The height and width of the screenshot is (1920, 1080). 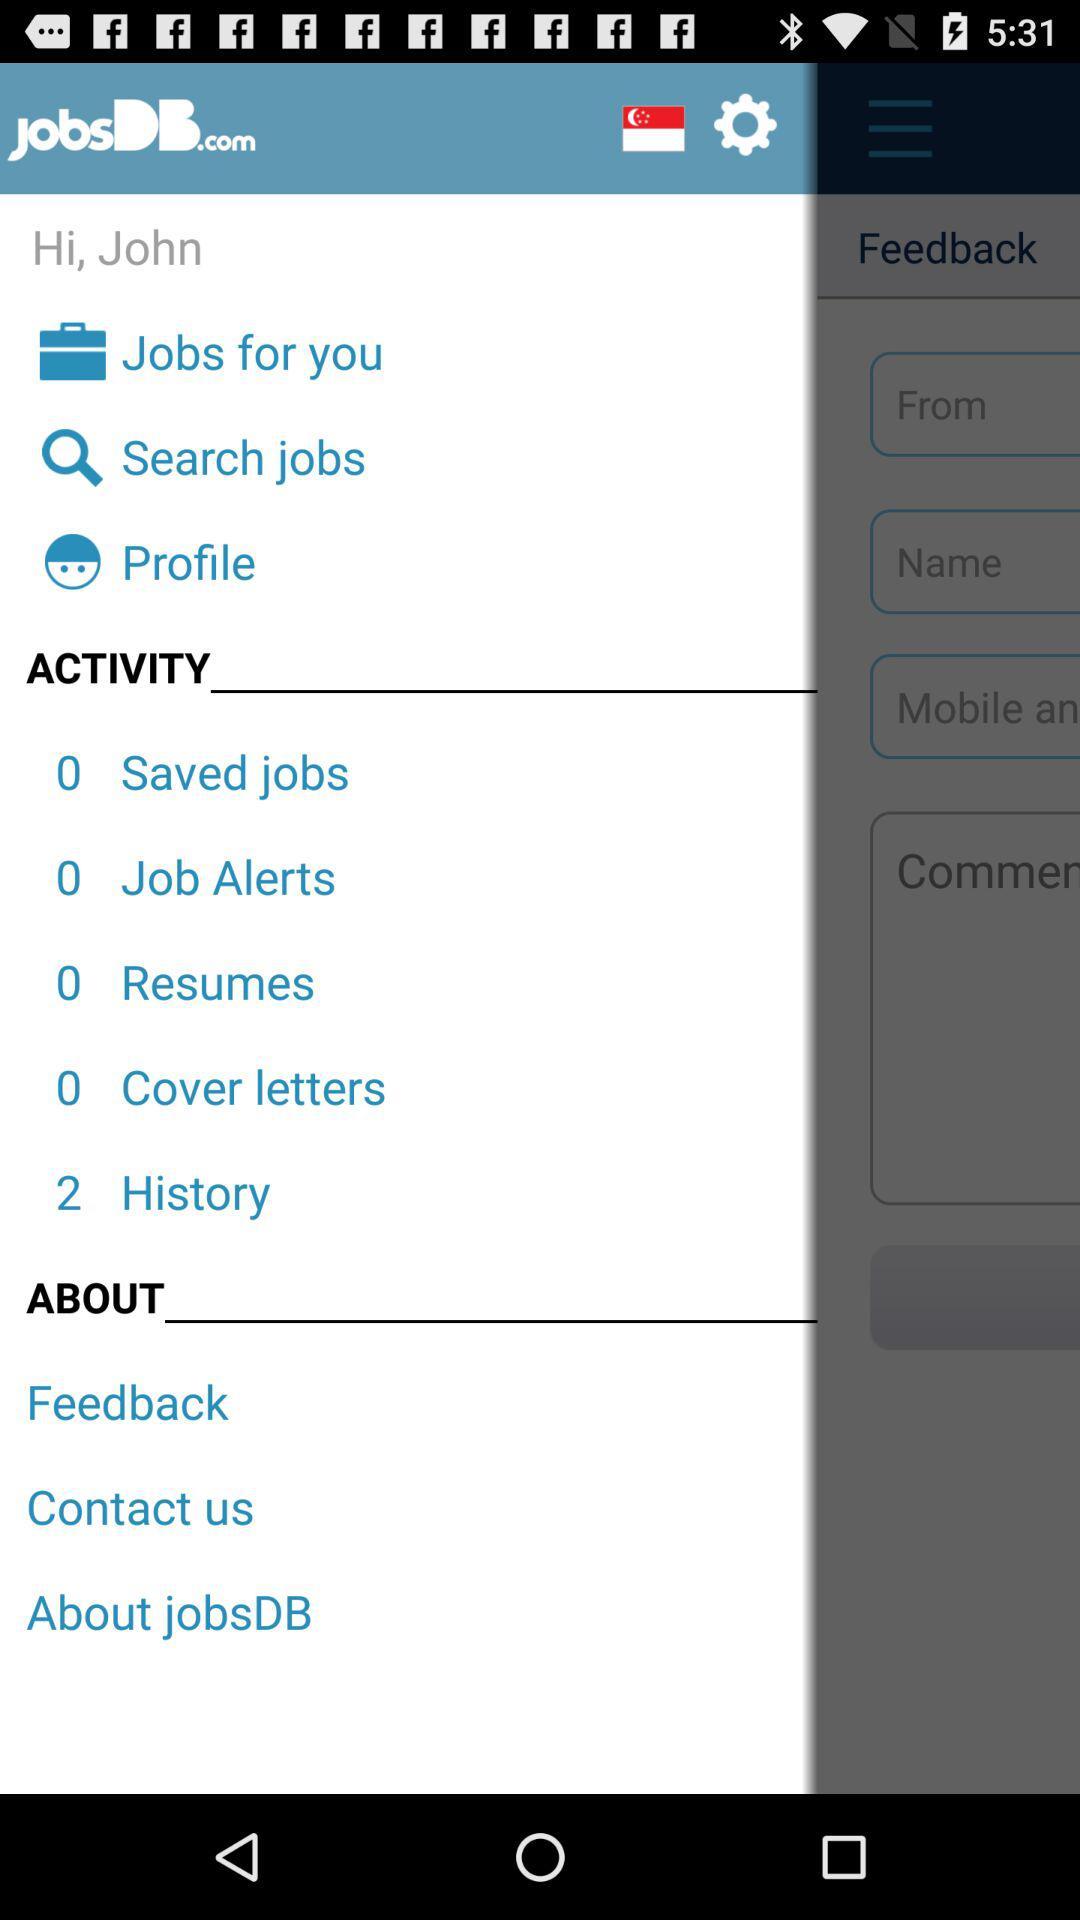 What do you see at coordinates (974, 1008) in the screenshot?
I see `touch to enter comment` at bounding box center [974, 1008].